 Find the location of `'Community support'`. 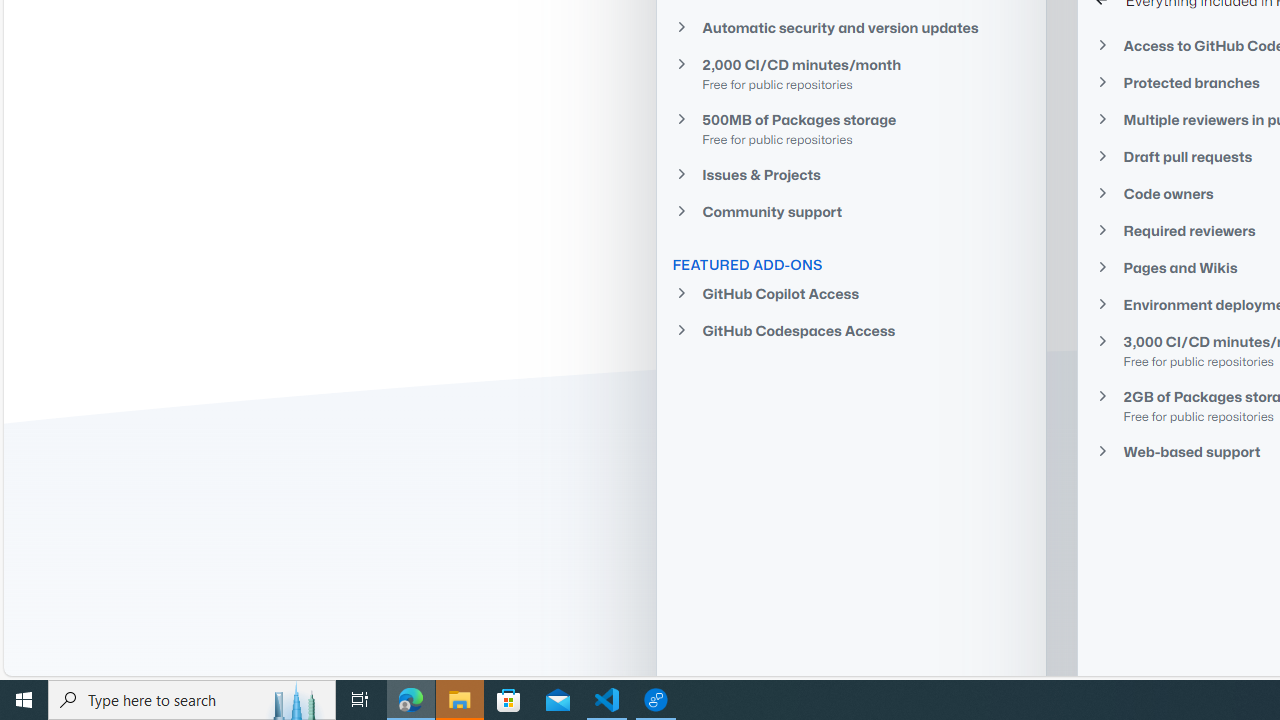

'Community support' is located at coordinates (851, 212).